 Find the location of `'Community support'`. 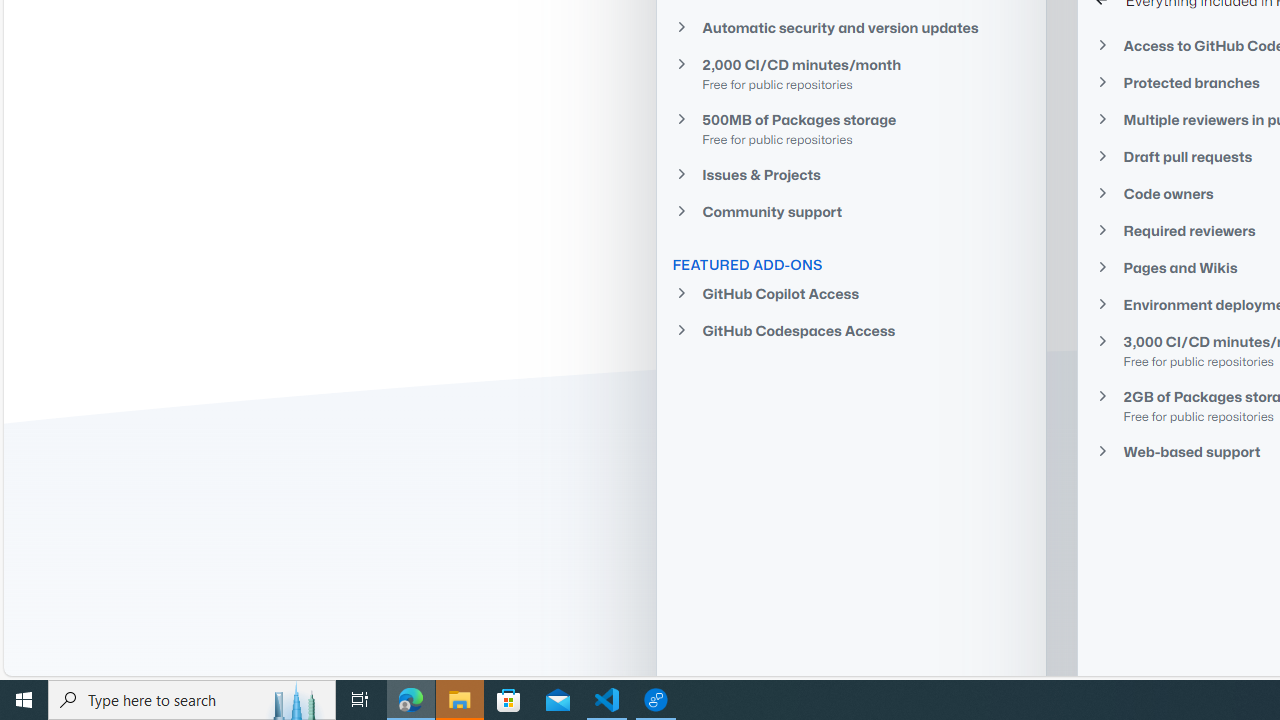

'Community support' is located at coordinates (851, 212).